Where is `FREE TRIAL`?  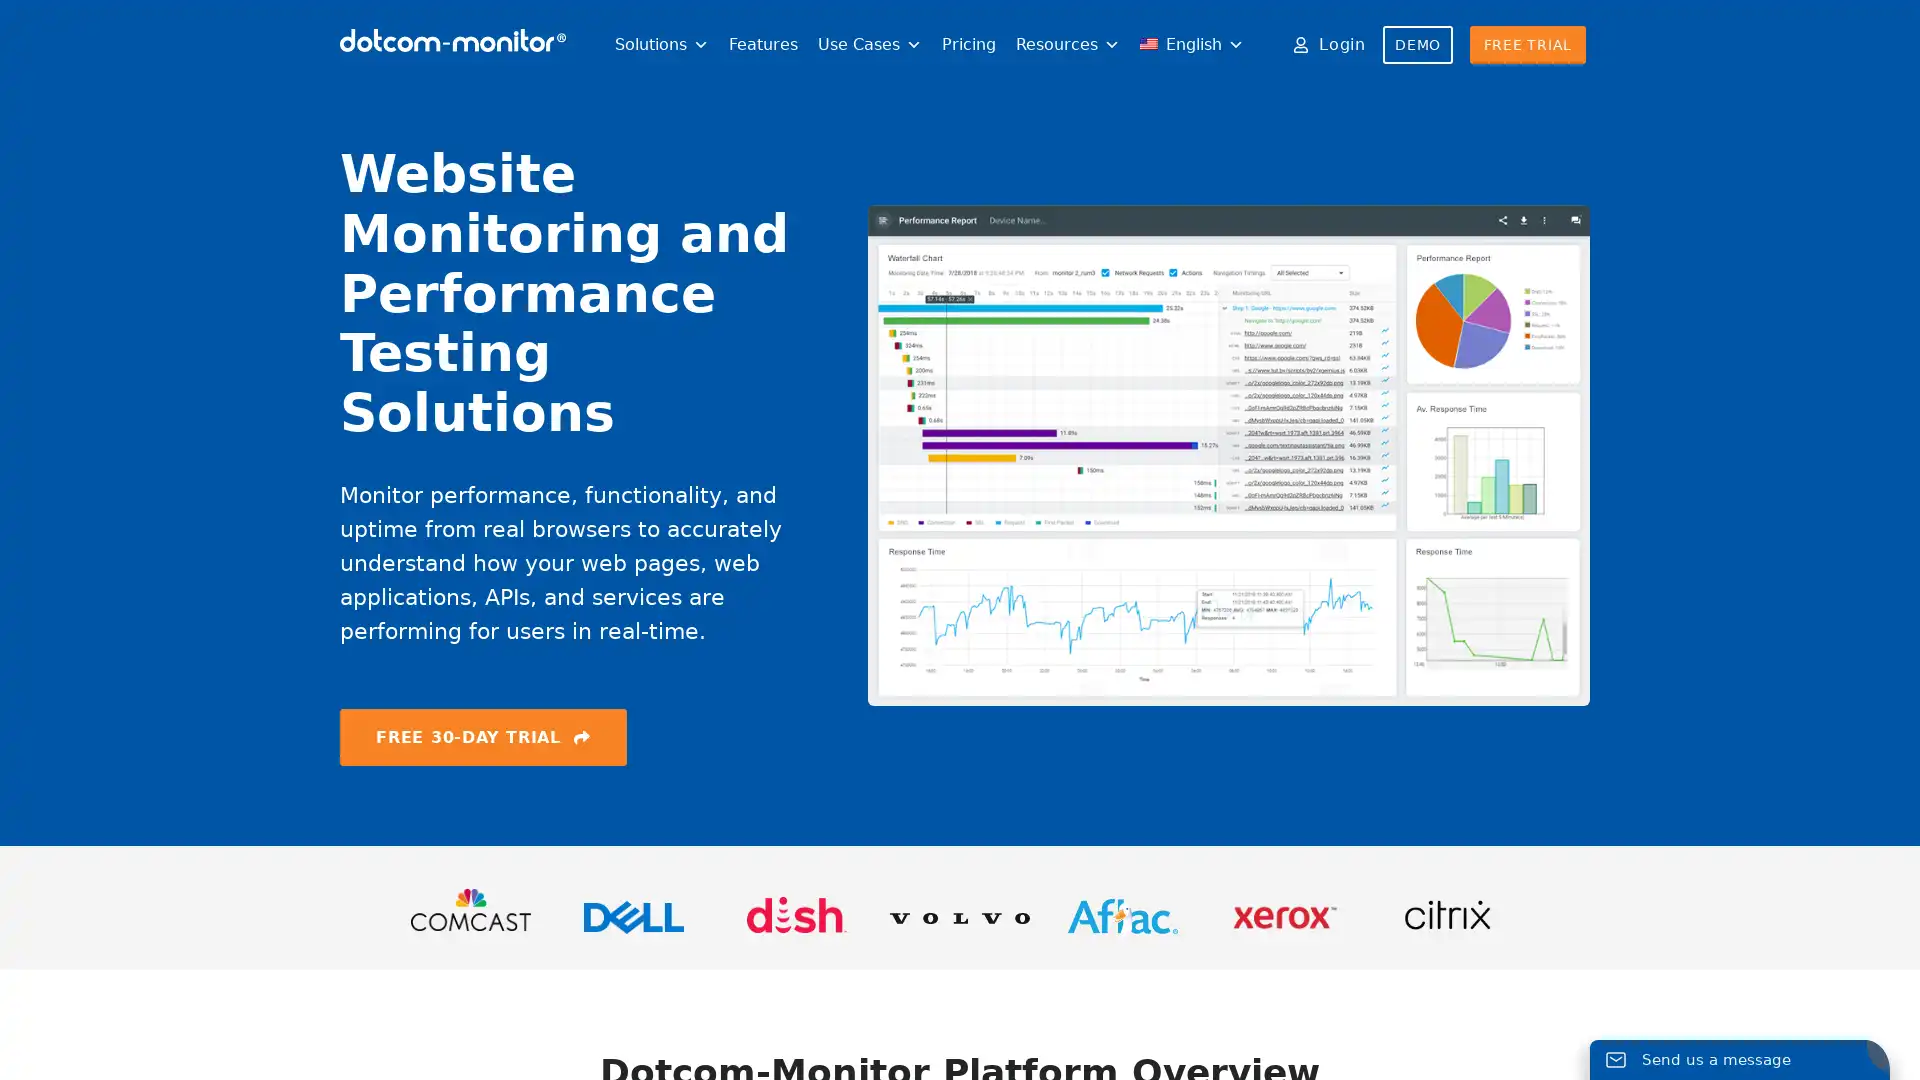
FREE TRIAL is located at coordinates (1526, 45).